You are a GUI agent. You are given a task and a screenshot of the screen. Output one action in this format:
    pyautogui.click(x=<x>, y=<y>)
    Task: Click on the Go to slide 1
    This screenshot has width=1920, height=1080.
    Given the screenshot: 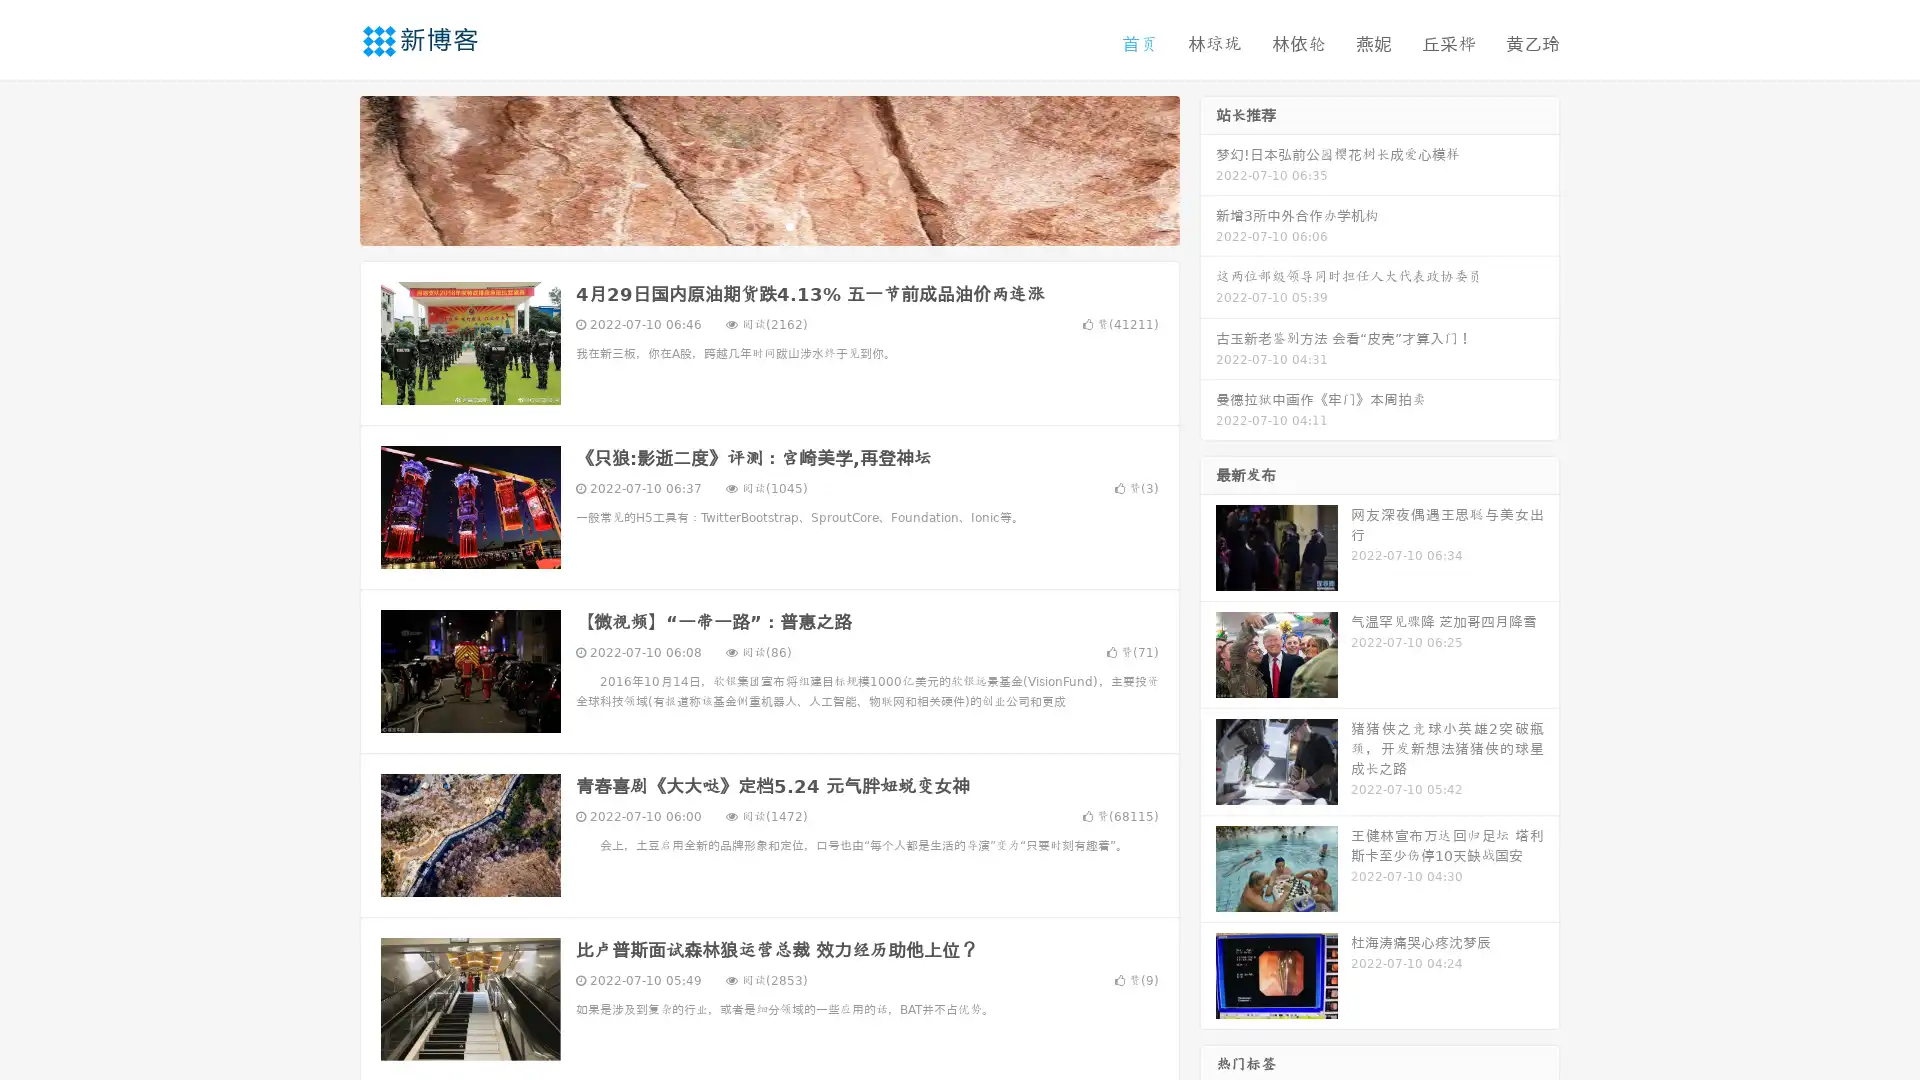 What is the action you would take?
    pyautogui.click(x=748, y=225)
    